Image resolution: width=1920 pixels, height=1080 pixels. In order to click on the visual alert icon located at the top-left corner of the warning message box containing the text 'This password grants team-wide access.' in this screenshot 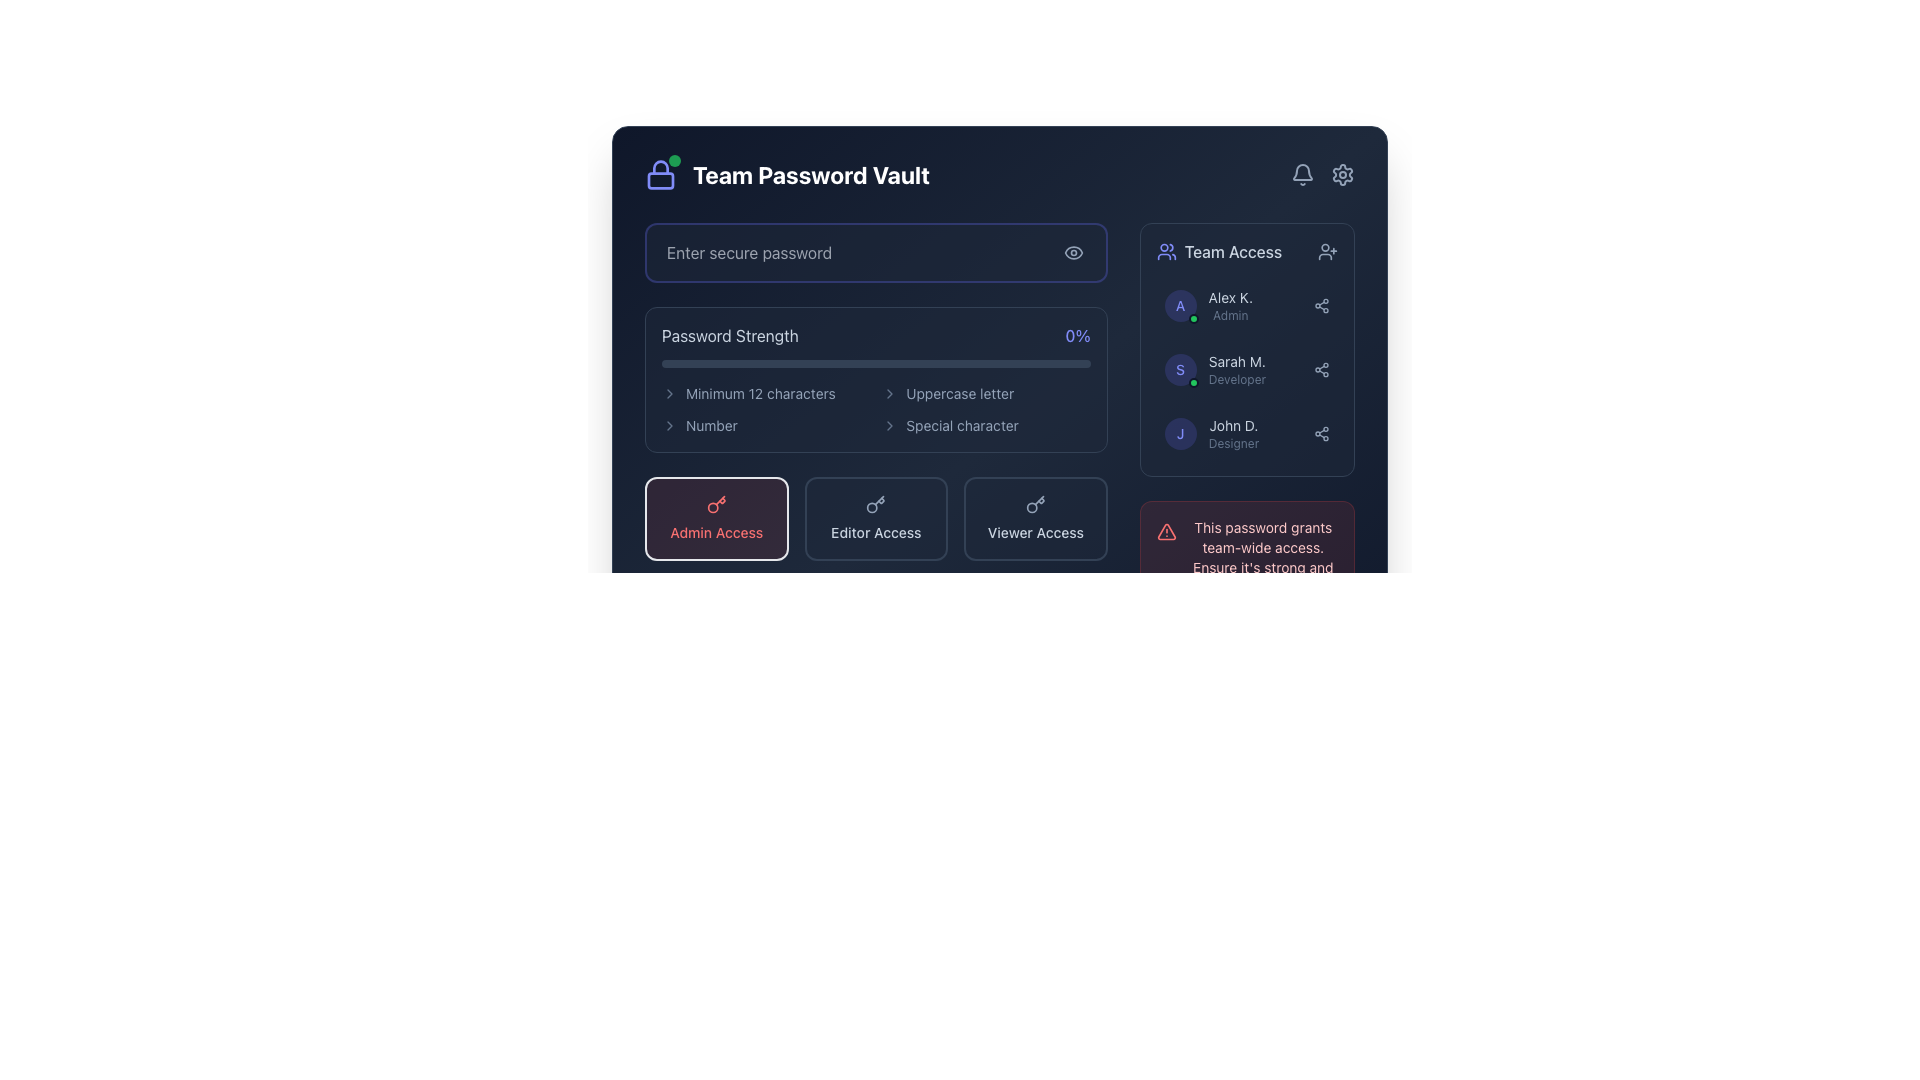, I will do `click(1166, 531)`.